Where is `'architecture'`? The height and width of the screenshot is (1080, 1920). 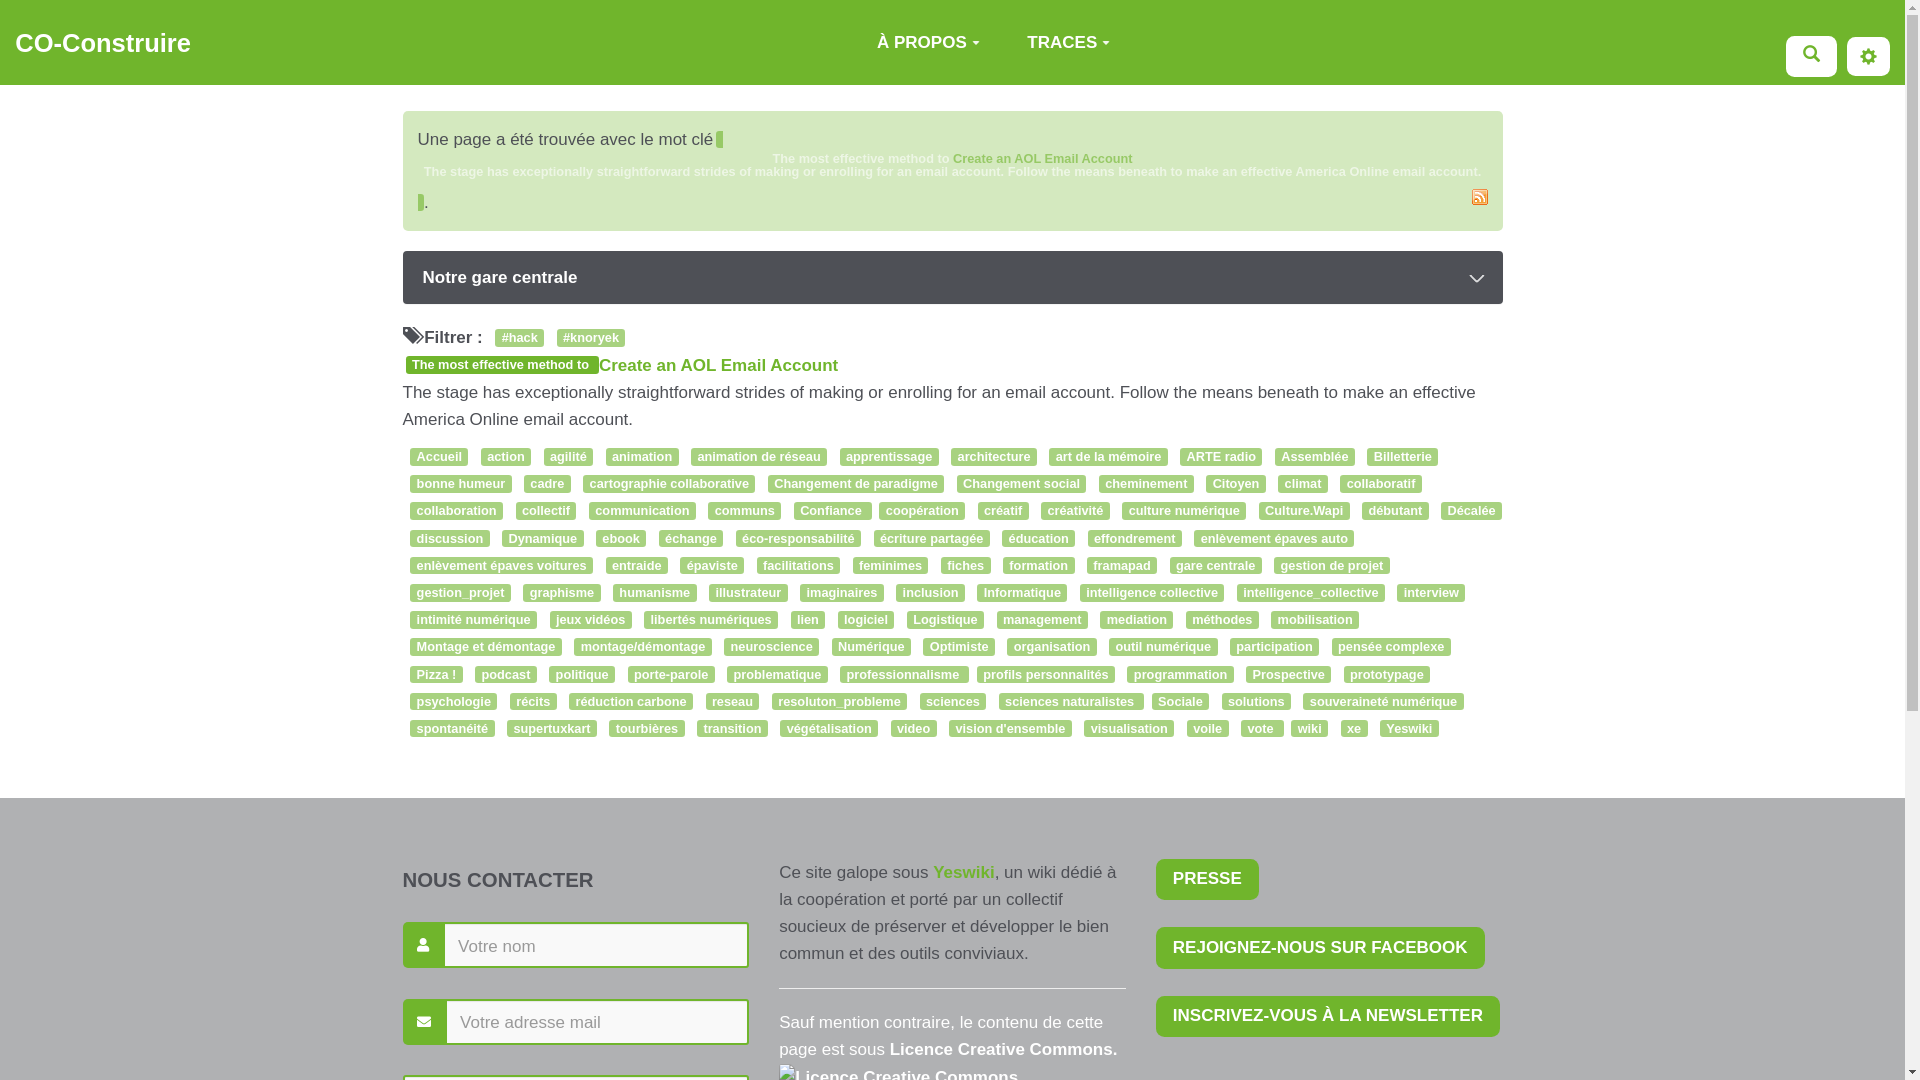
'architecture' is located at coordinates (949, 456).